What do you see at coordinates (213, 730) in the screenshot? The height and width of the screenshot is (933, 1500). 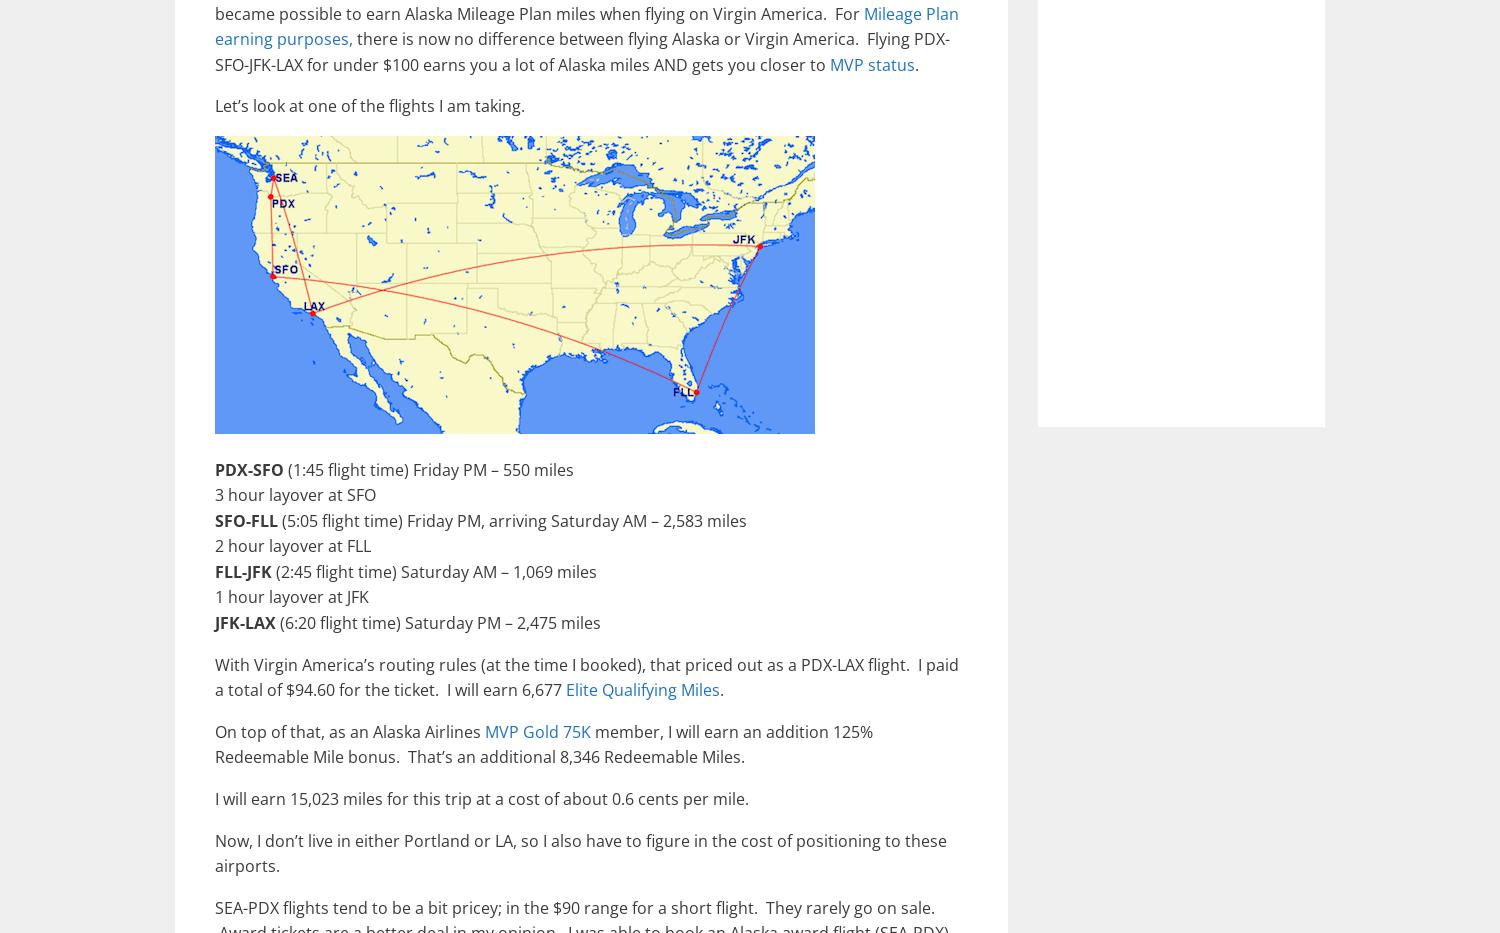 I see `'On top of that, as an Alaska Airlines'` at bounding box center [213, 730].